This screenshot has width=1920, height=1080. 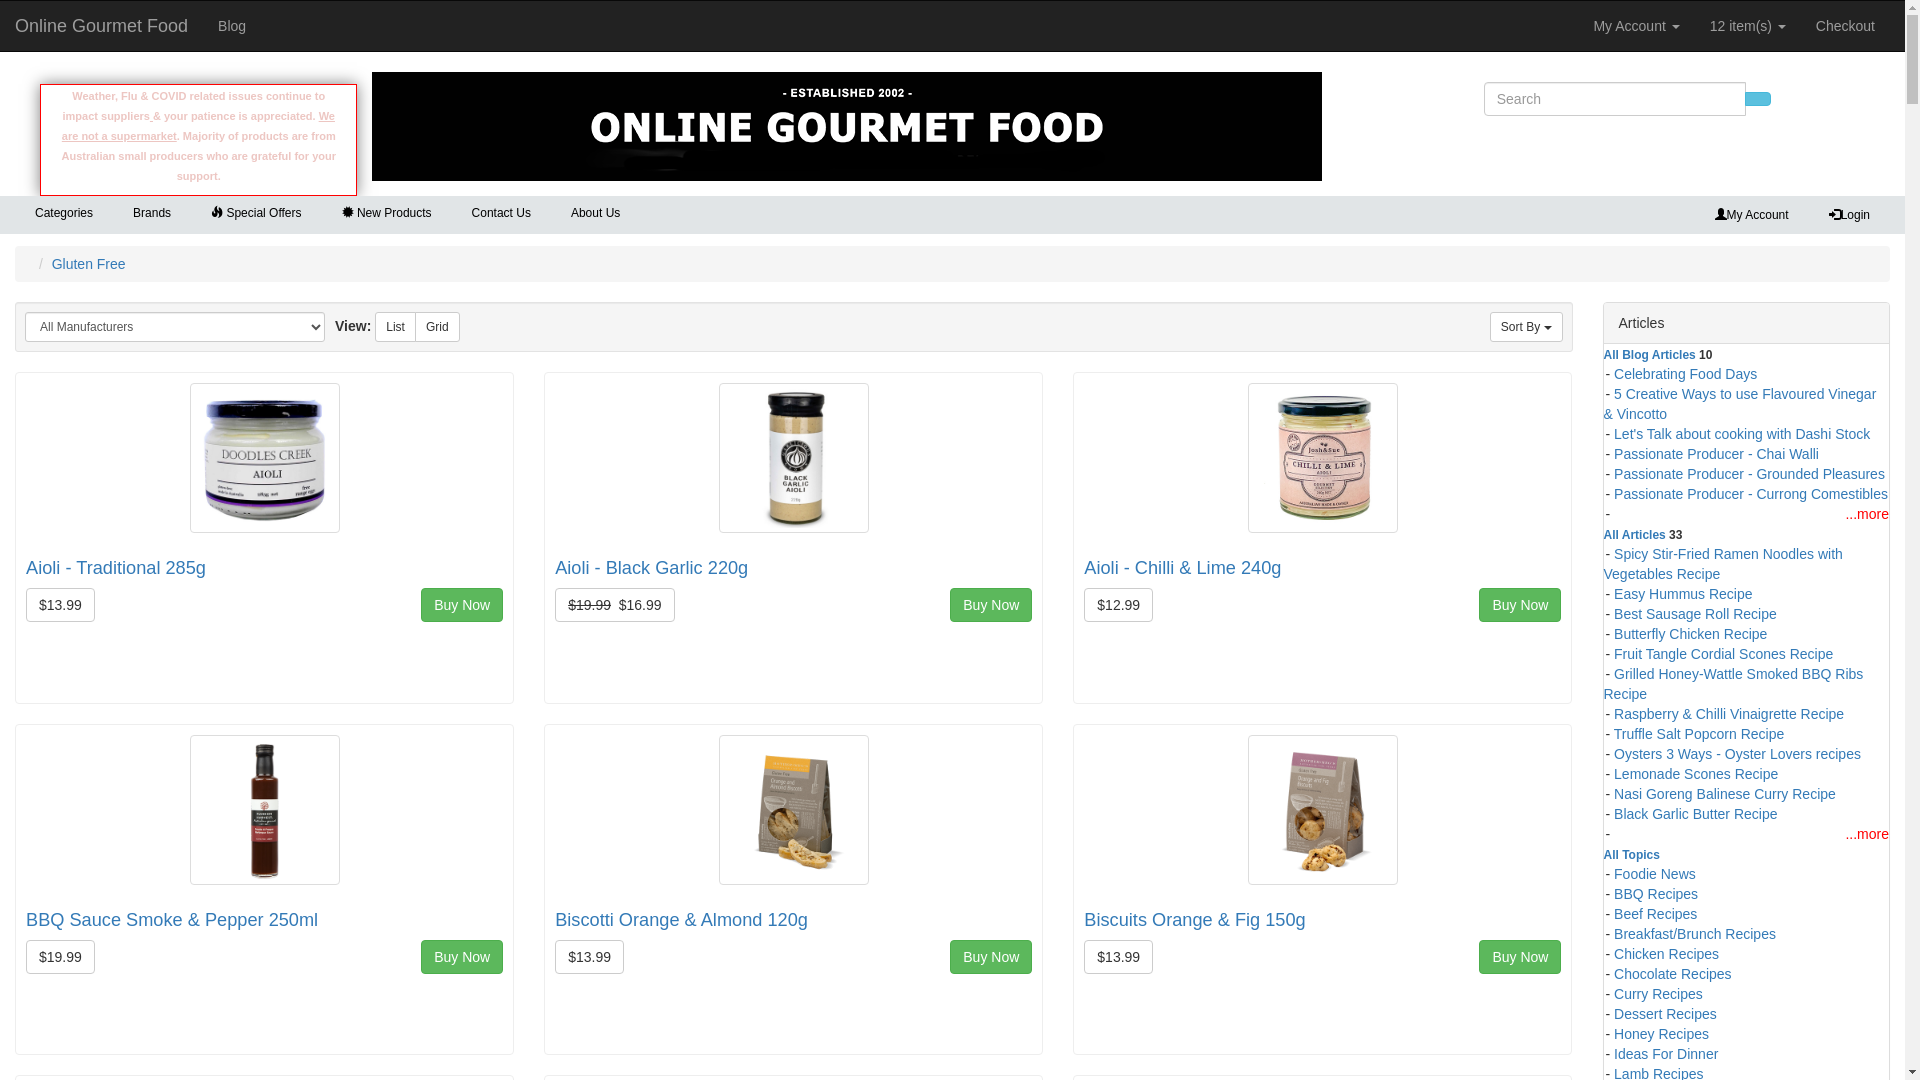 What do you see at coordinates (395, 326) in the screenshot?
I see `'List'` at bounding box center [395, 326].